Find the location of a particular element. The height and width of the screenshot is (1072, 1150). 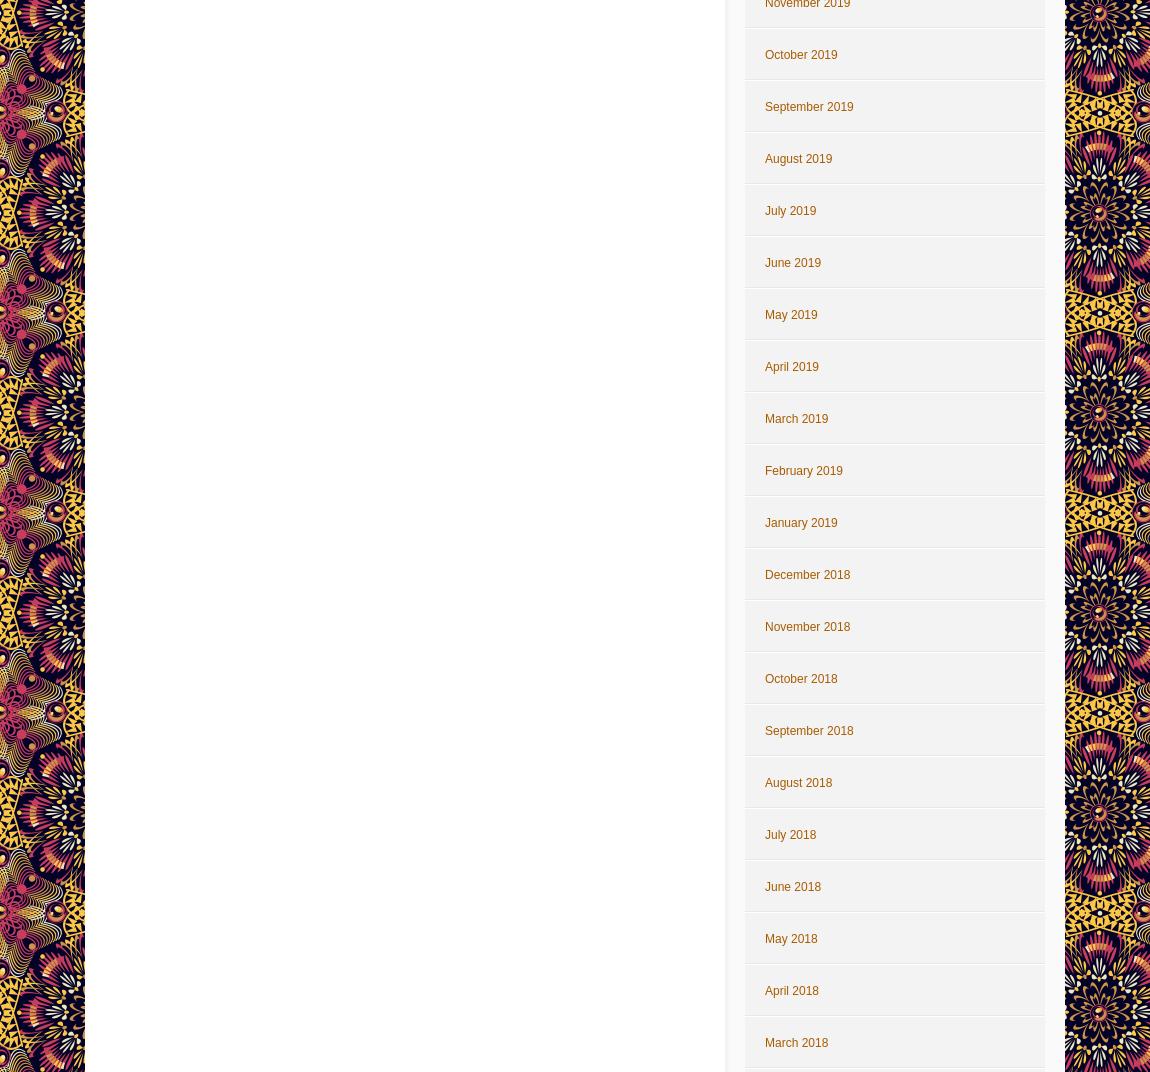

'November 2018' is located at coordinates (763, 627).